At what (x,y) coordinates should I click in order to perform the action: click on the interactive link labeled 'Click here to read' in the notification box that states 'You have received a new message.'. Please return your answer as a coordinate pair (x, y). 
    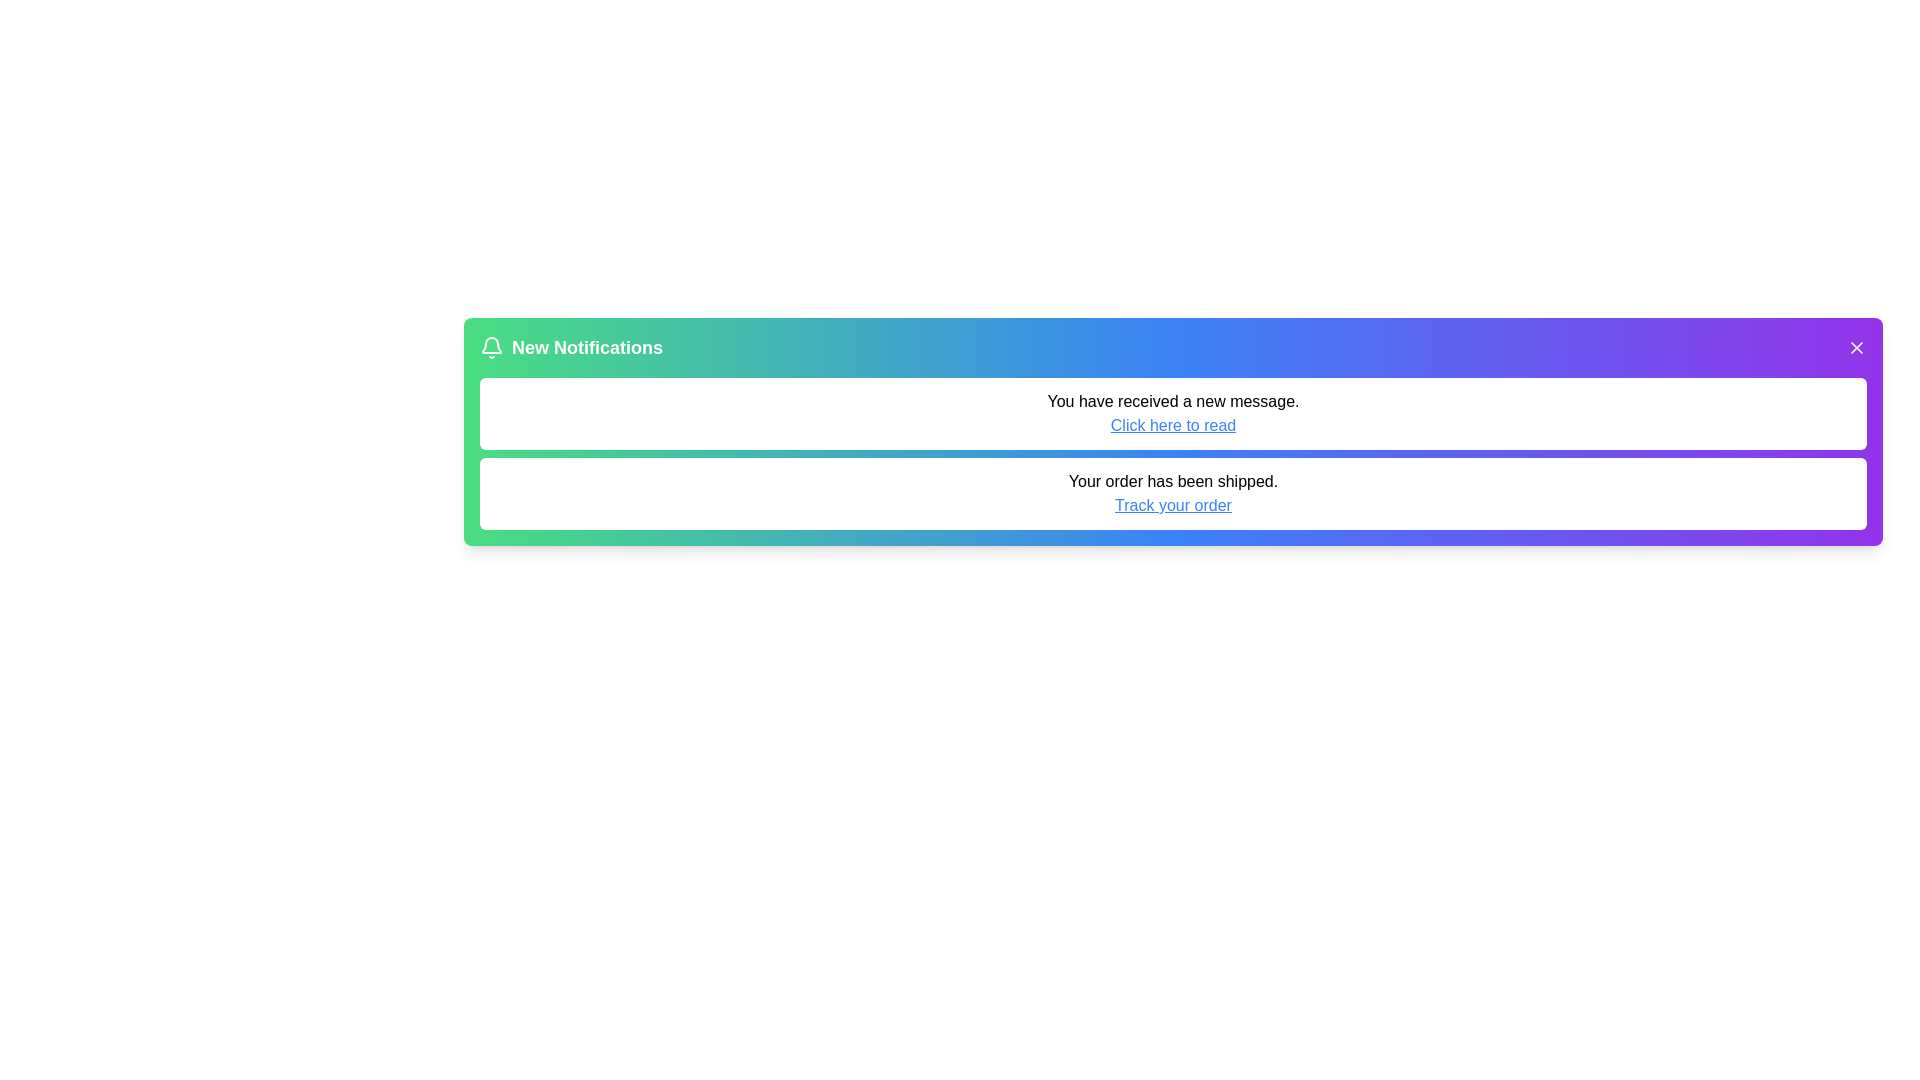
    Looking at the image, I should click on (1173, 412).